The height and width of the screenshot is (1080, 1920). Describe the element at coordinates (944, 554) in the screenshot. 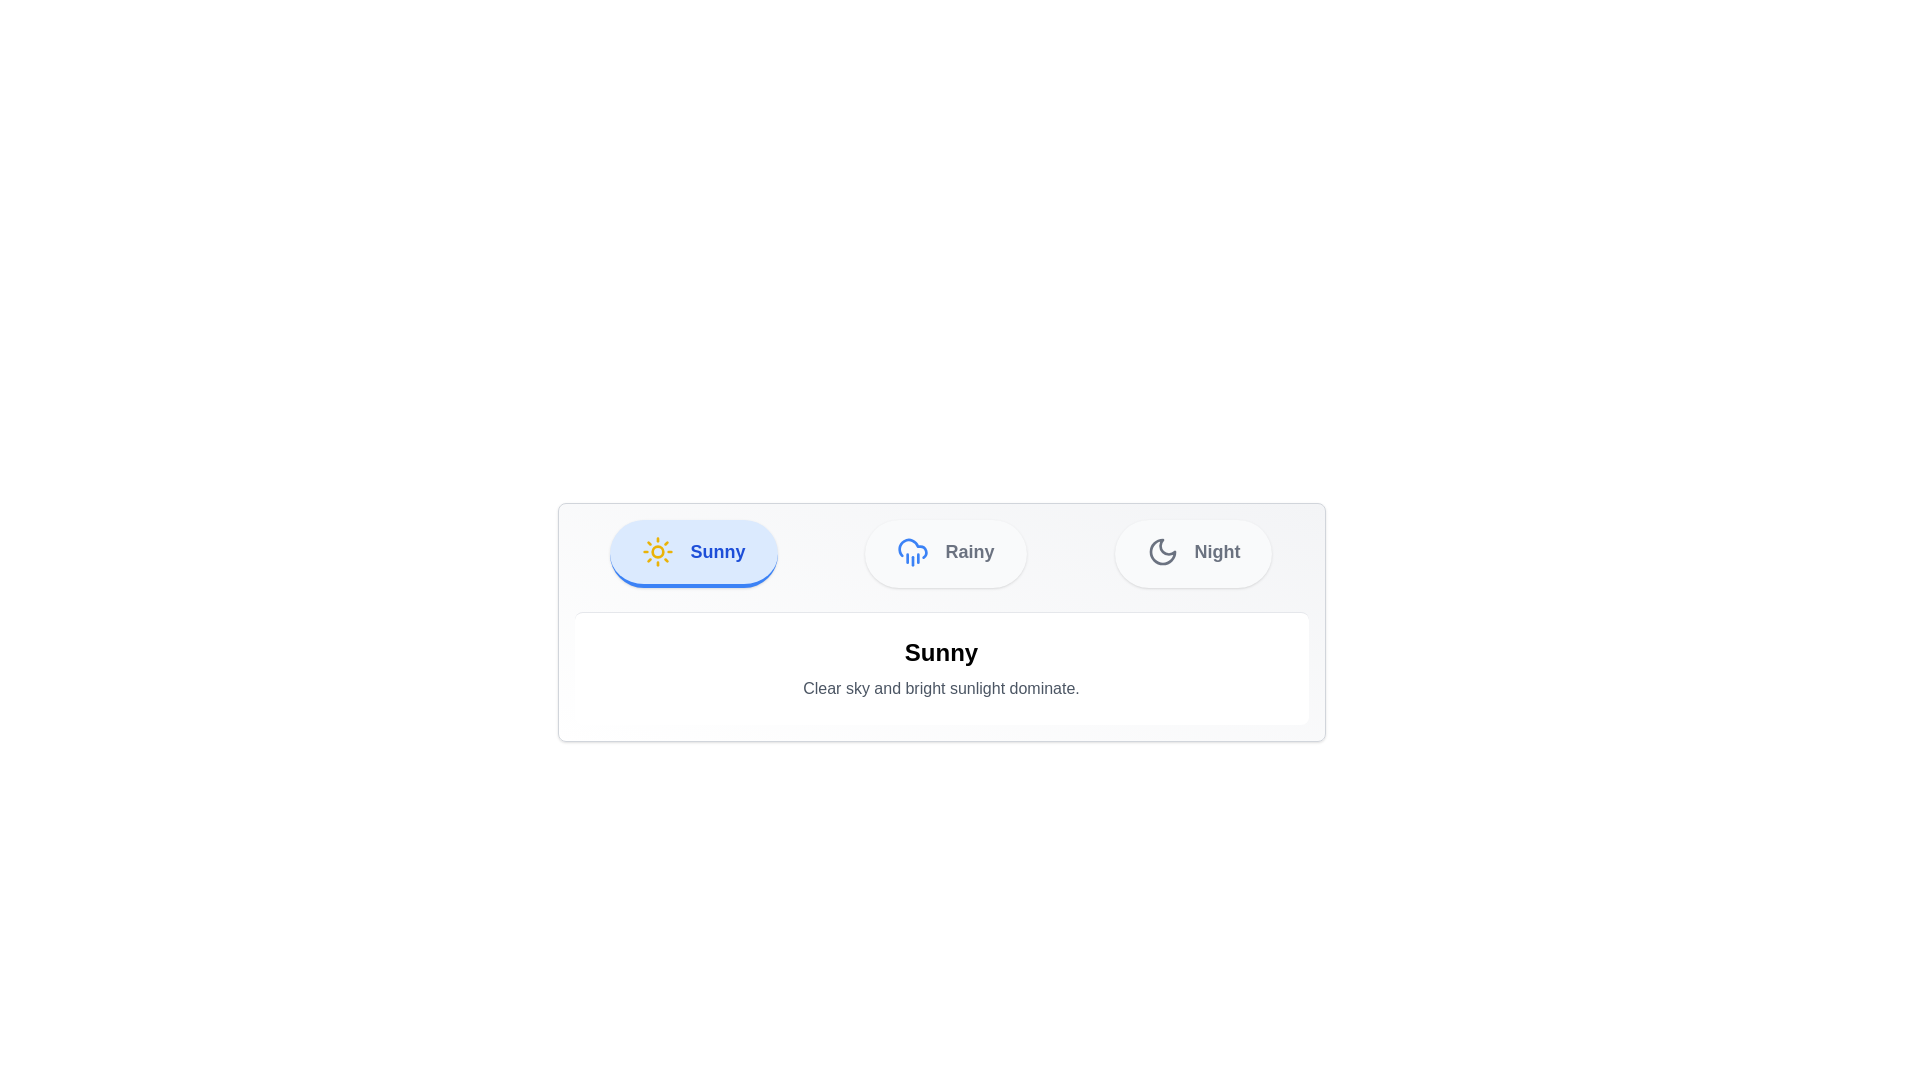

I see `the Rainy tab to switch the view` at that location.